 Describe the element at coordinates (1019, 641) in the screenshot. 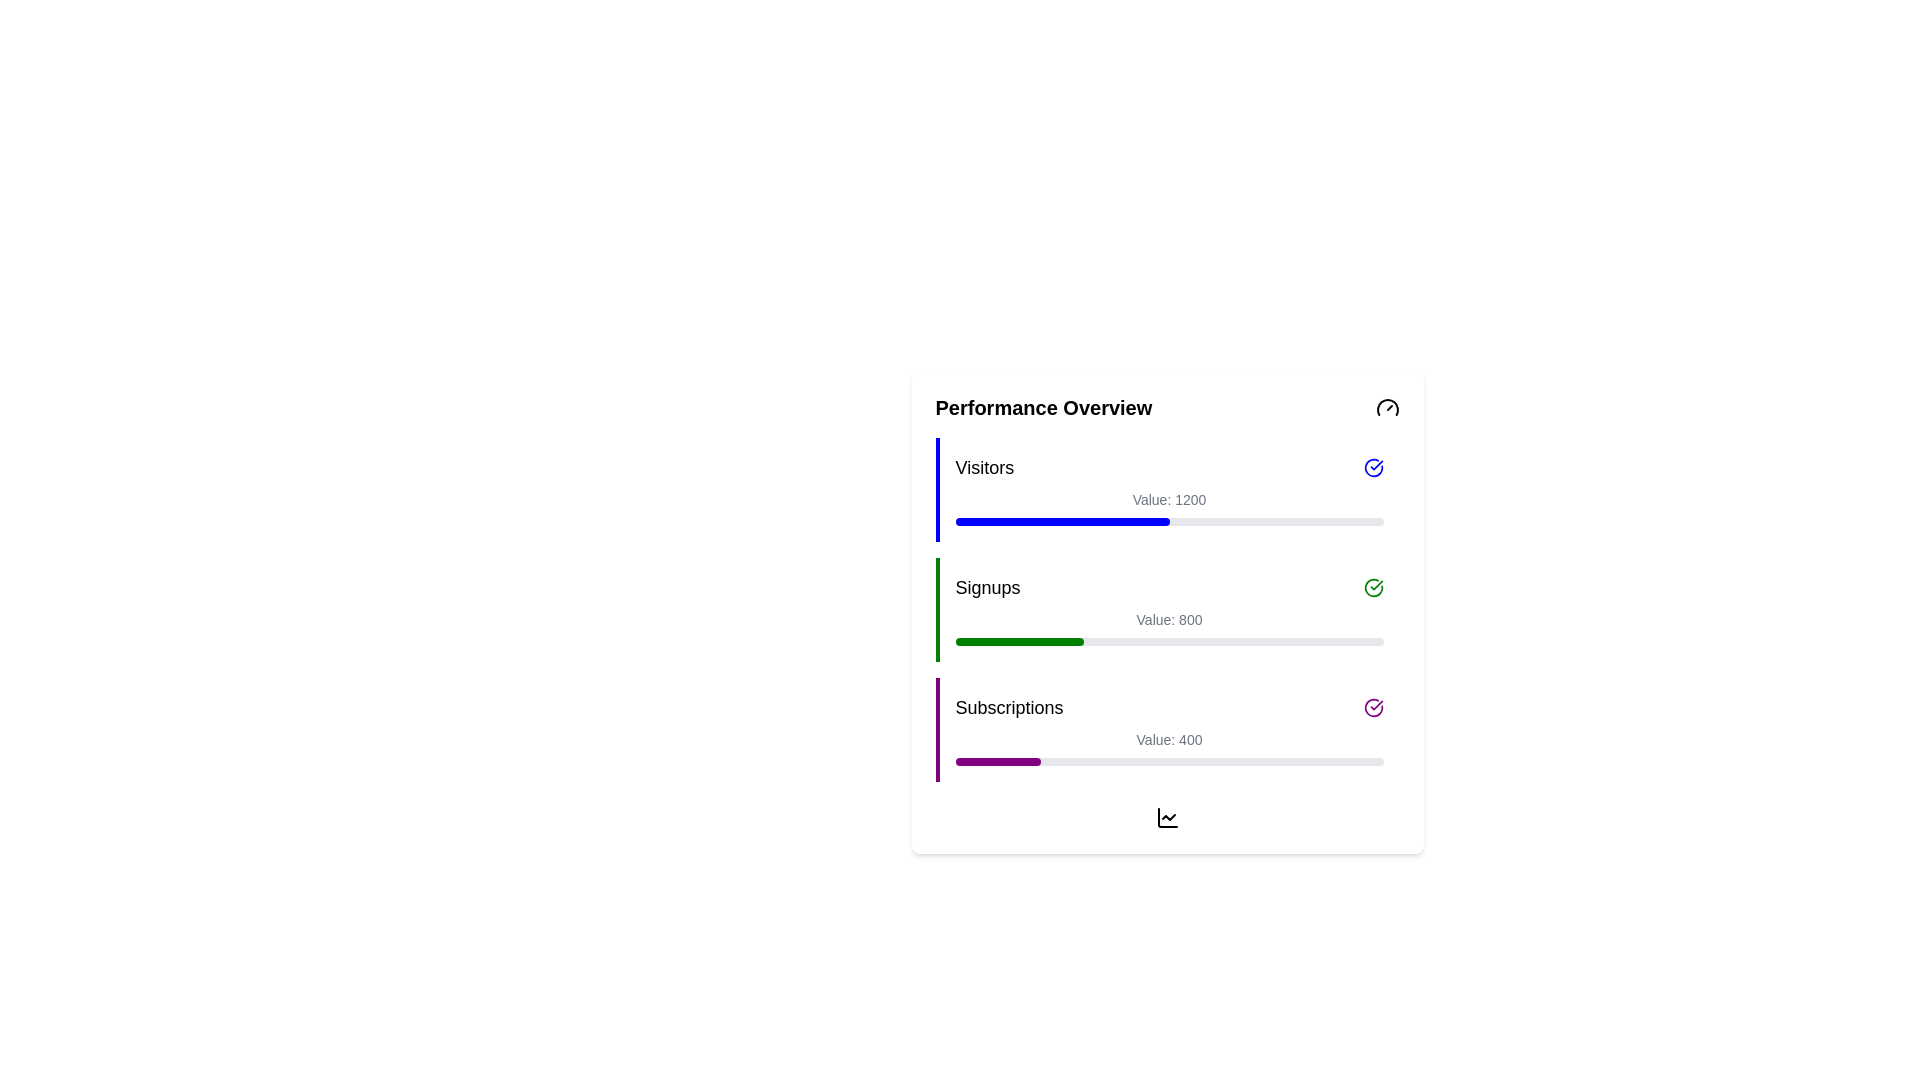

I see `the progress indicator representing 30% completion of the 'Signups' metric within the second progress bar in the performance overview card` at that location.